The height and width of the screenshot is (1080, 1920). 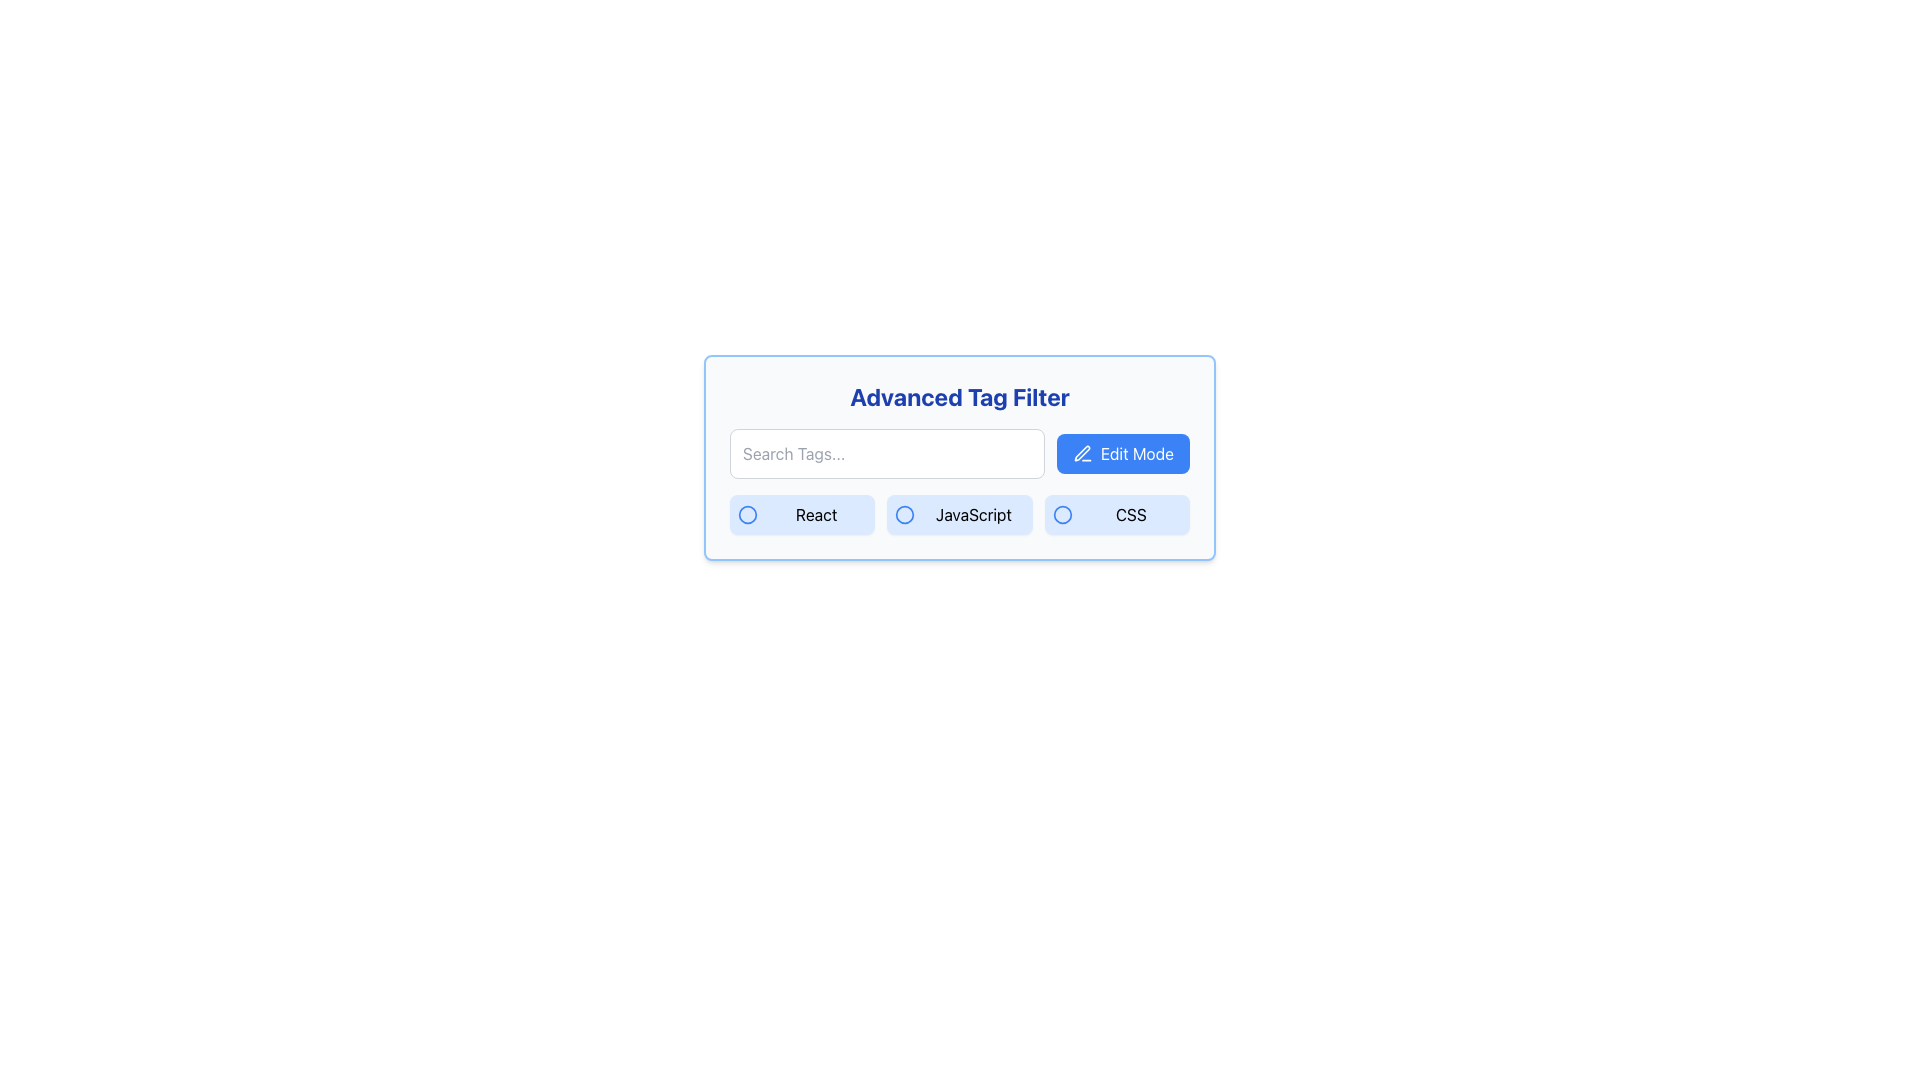 What do you see at coordinates (747, 514) in the screenshot?
I see `the circular icon with a blue border and transparent fill, located to the left of the 'React' label` at bounding box center [747, 514].